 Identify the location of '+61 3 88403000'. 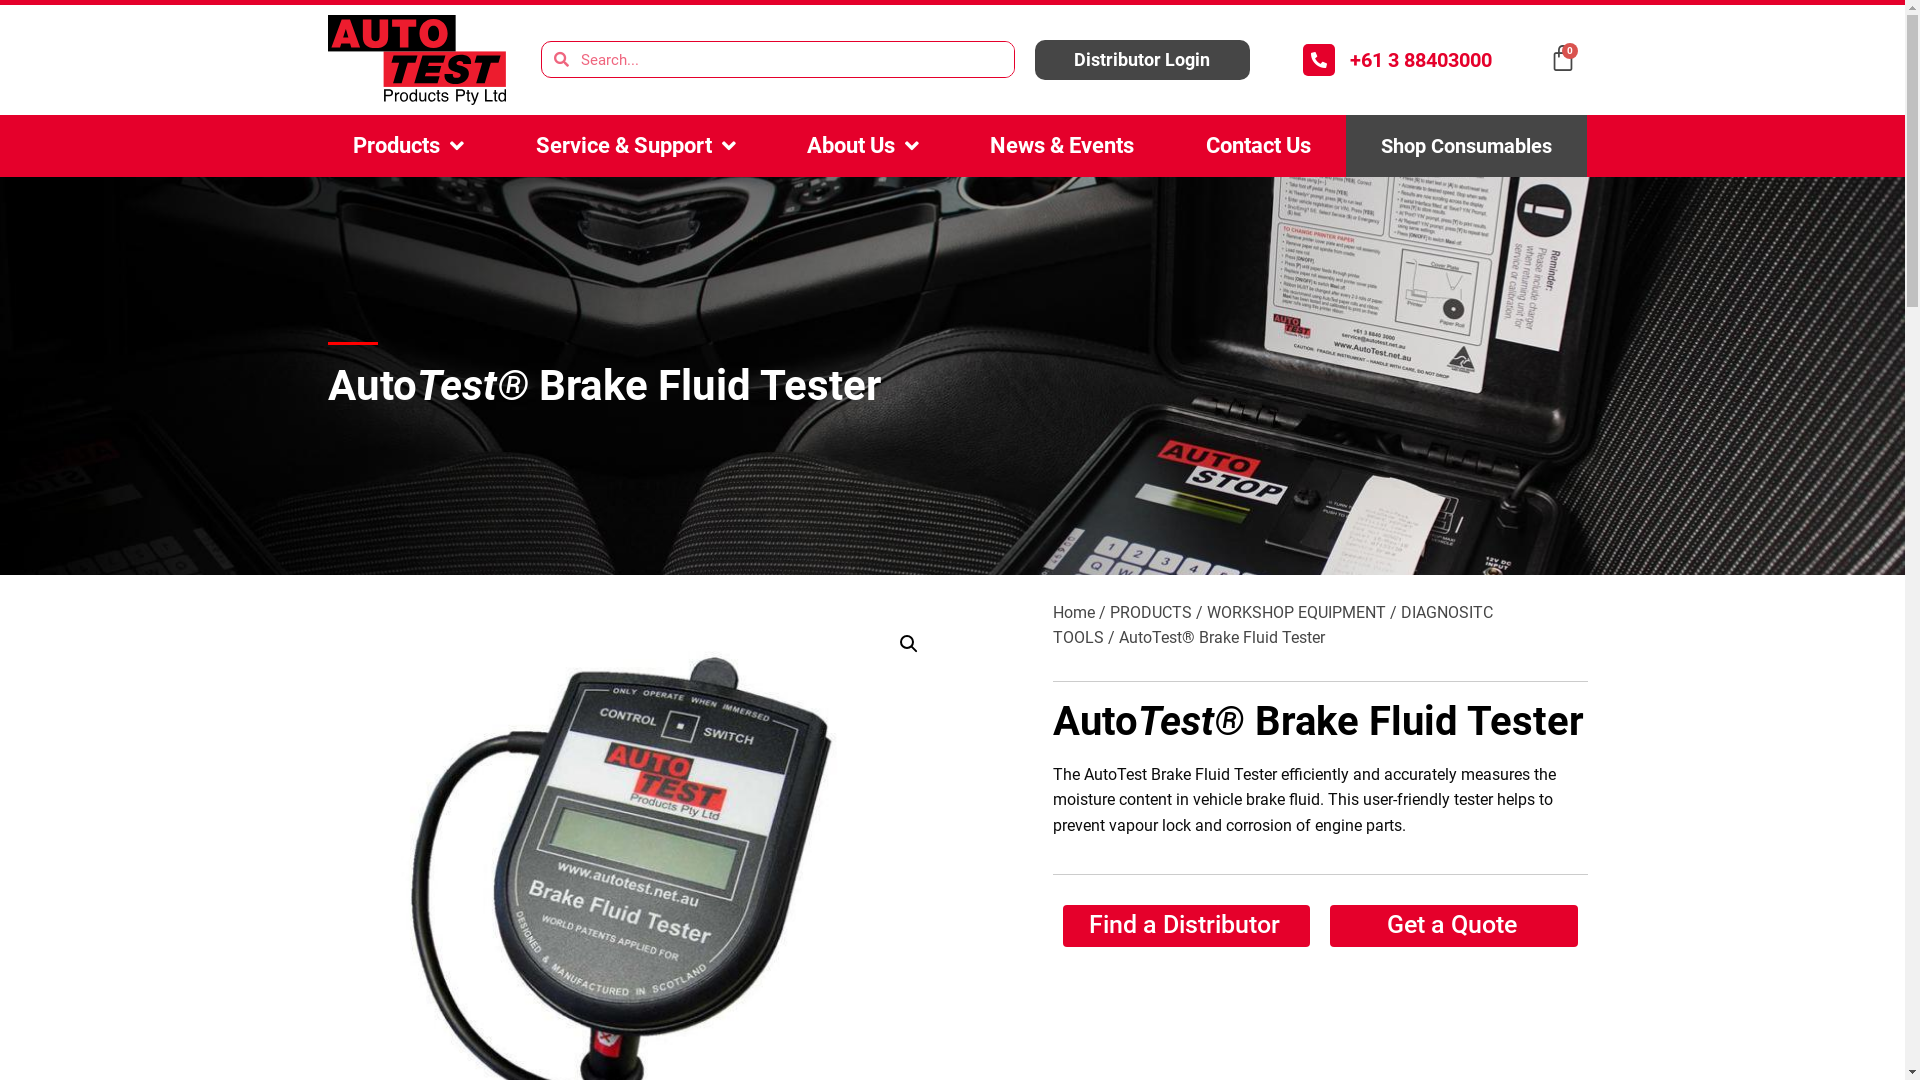
(1349, 59).